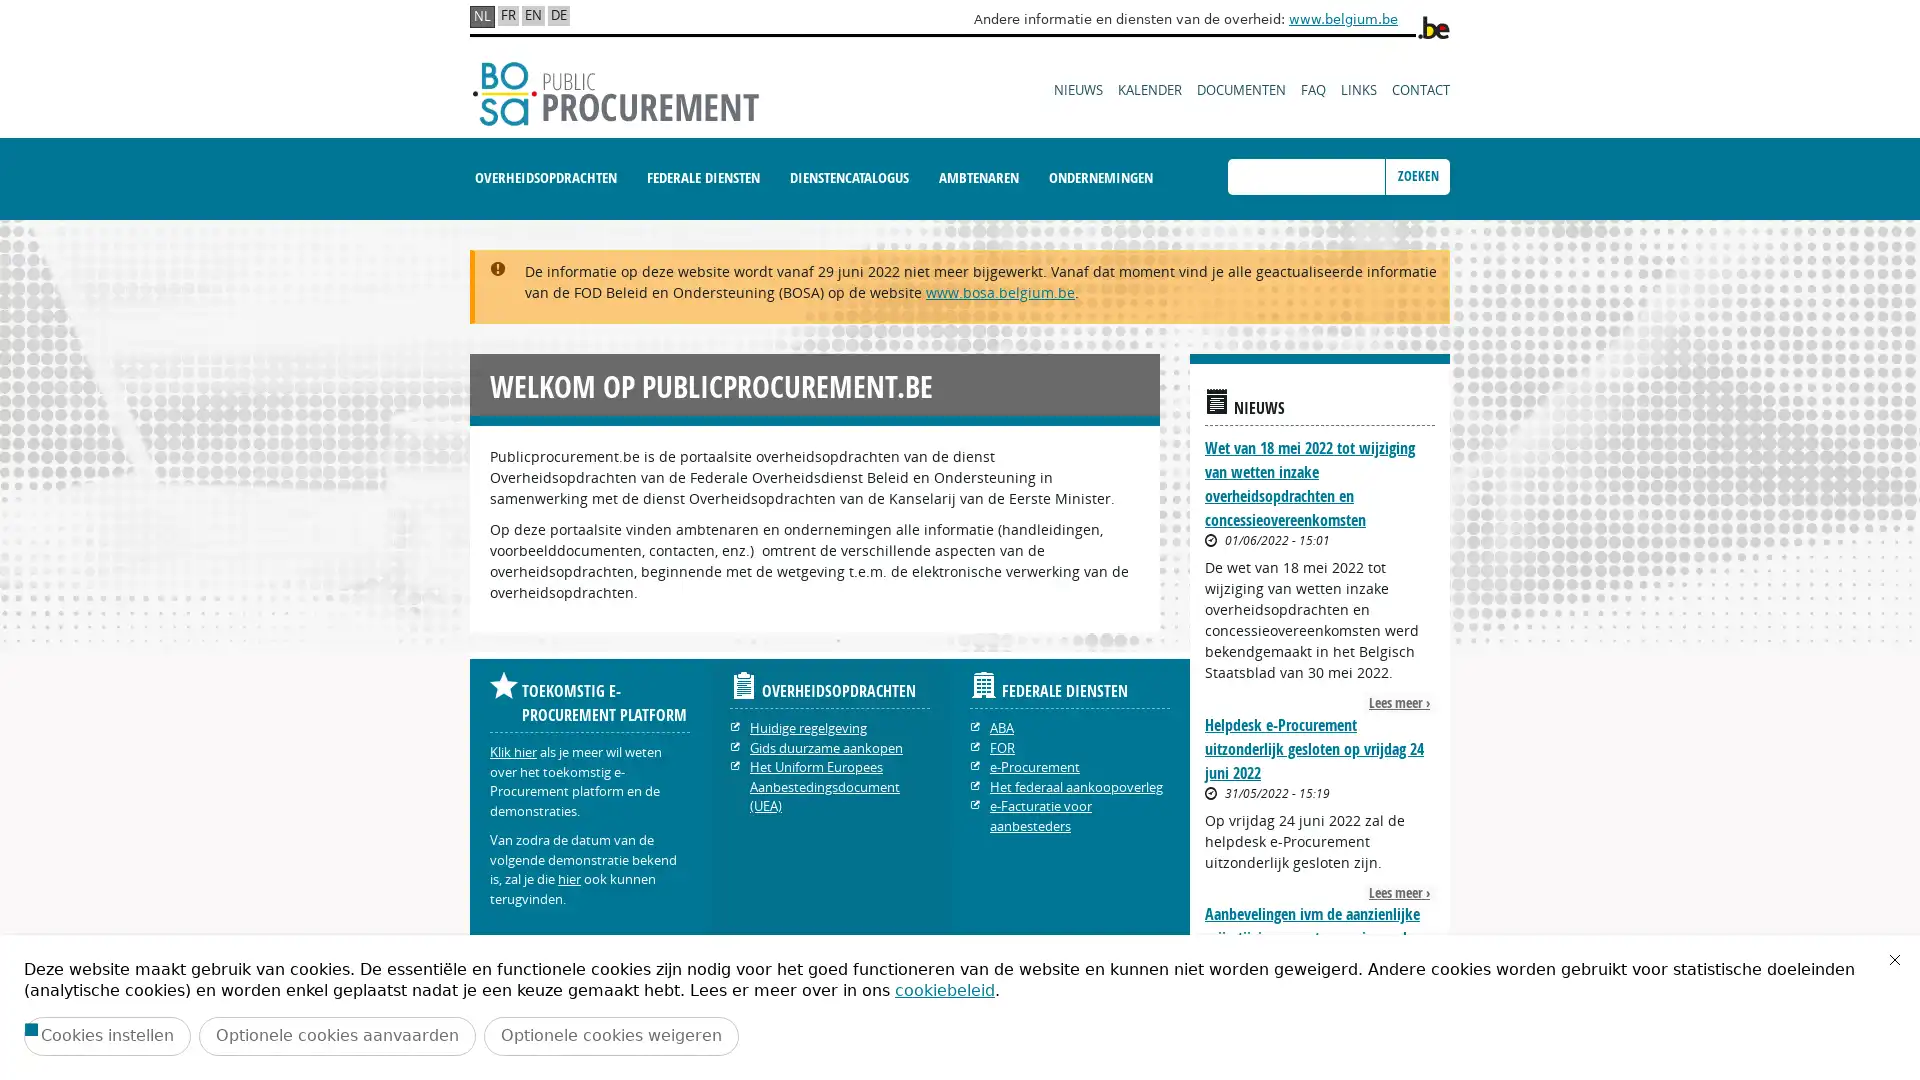  What do you see at coordinates (610, 1035) in the screenshot?
I see `Optionele cookies weigeren` at bounding box center [610, 1035].